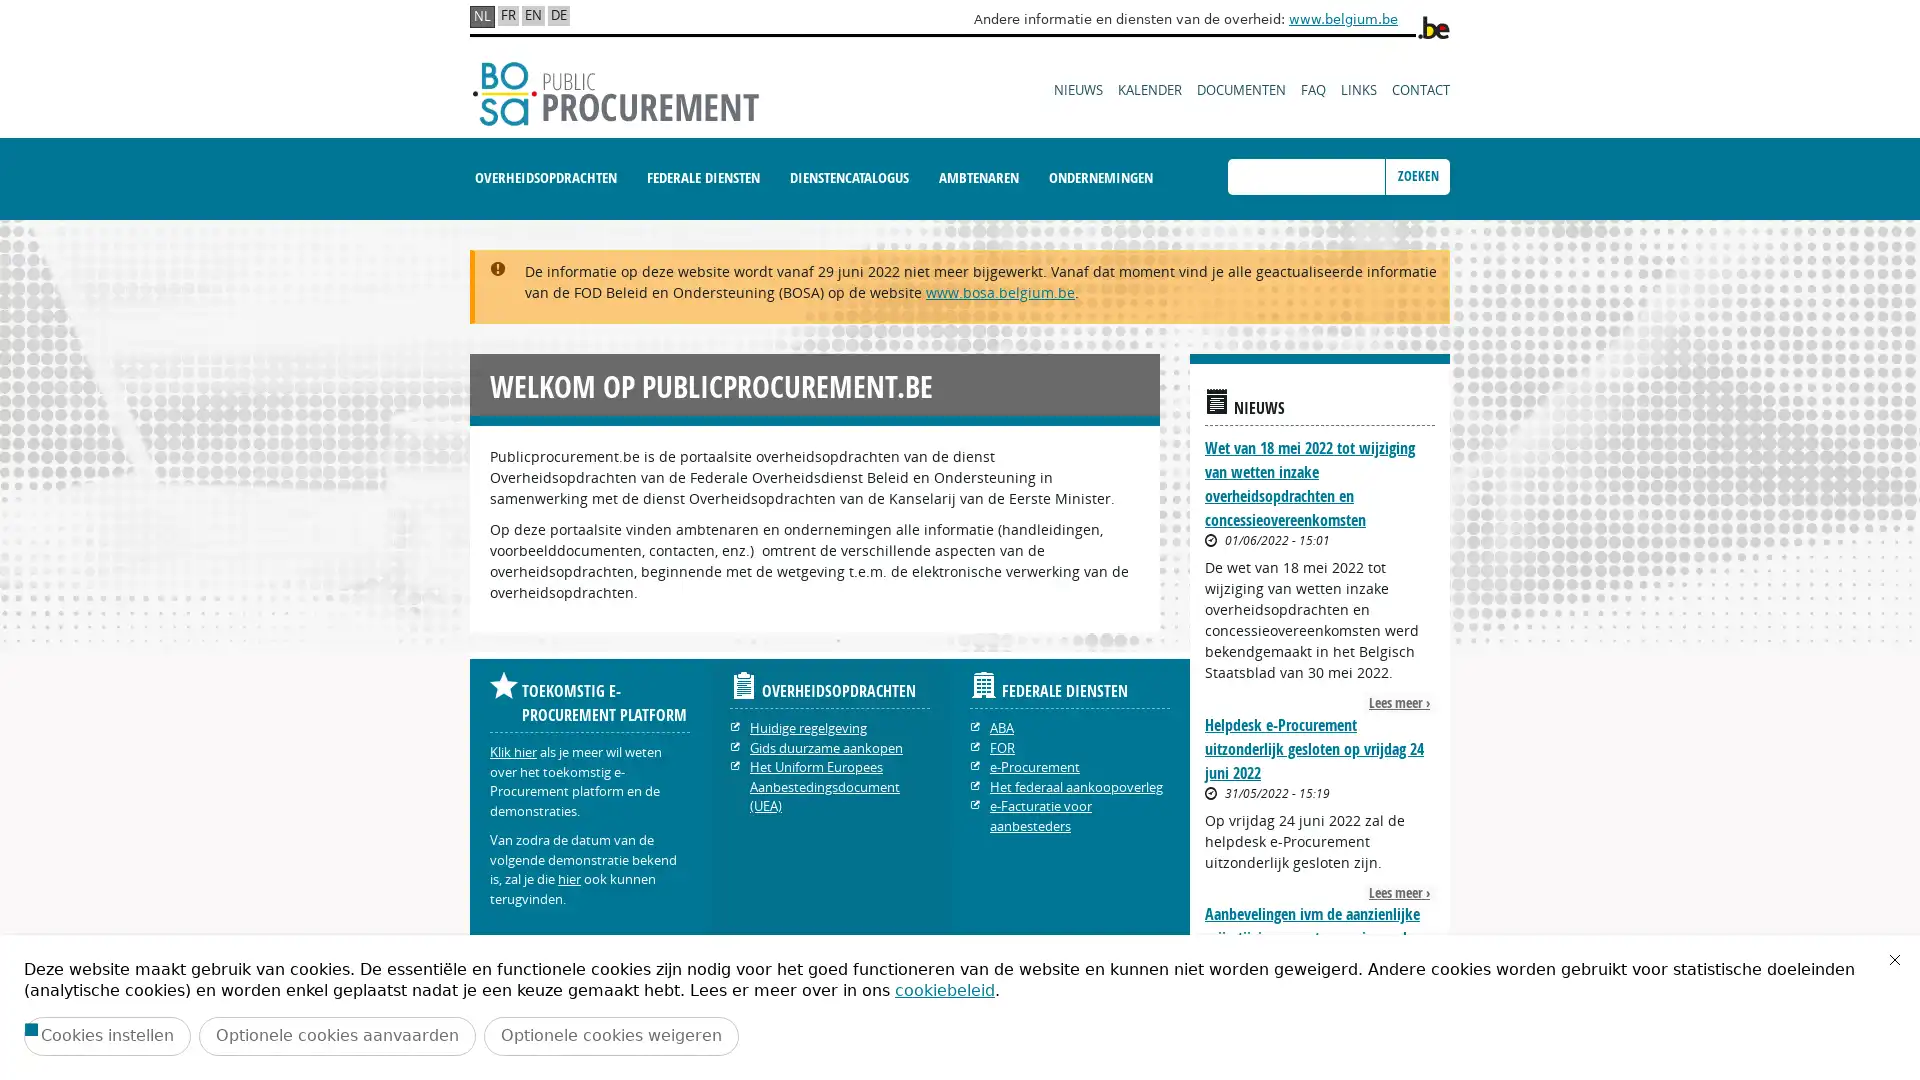  What do you see at coordinates (610, 1035) in the screenshot?
I see `Optionele cookies weigeren` at bounding box center [610, 1035].